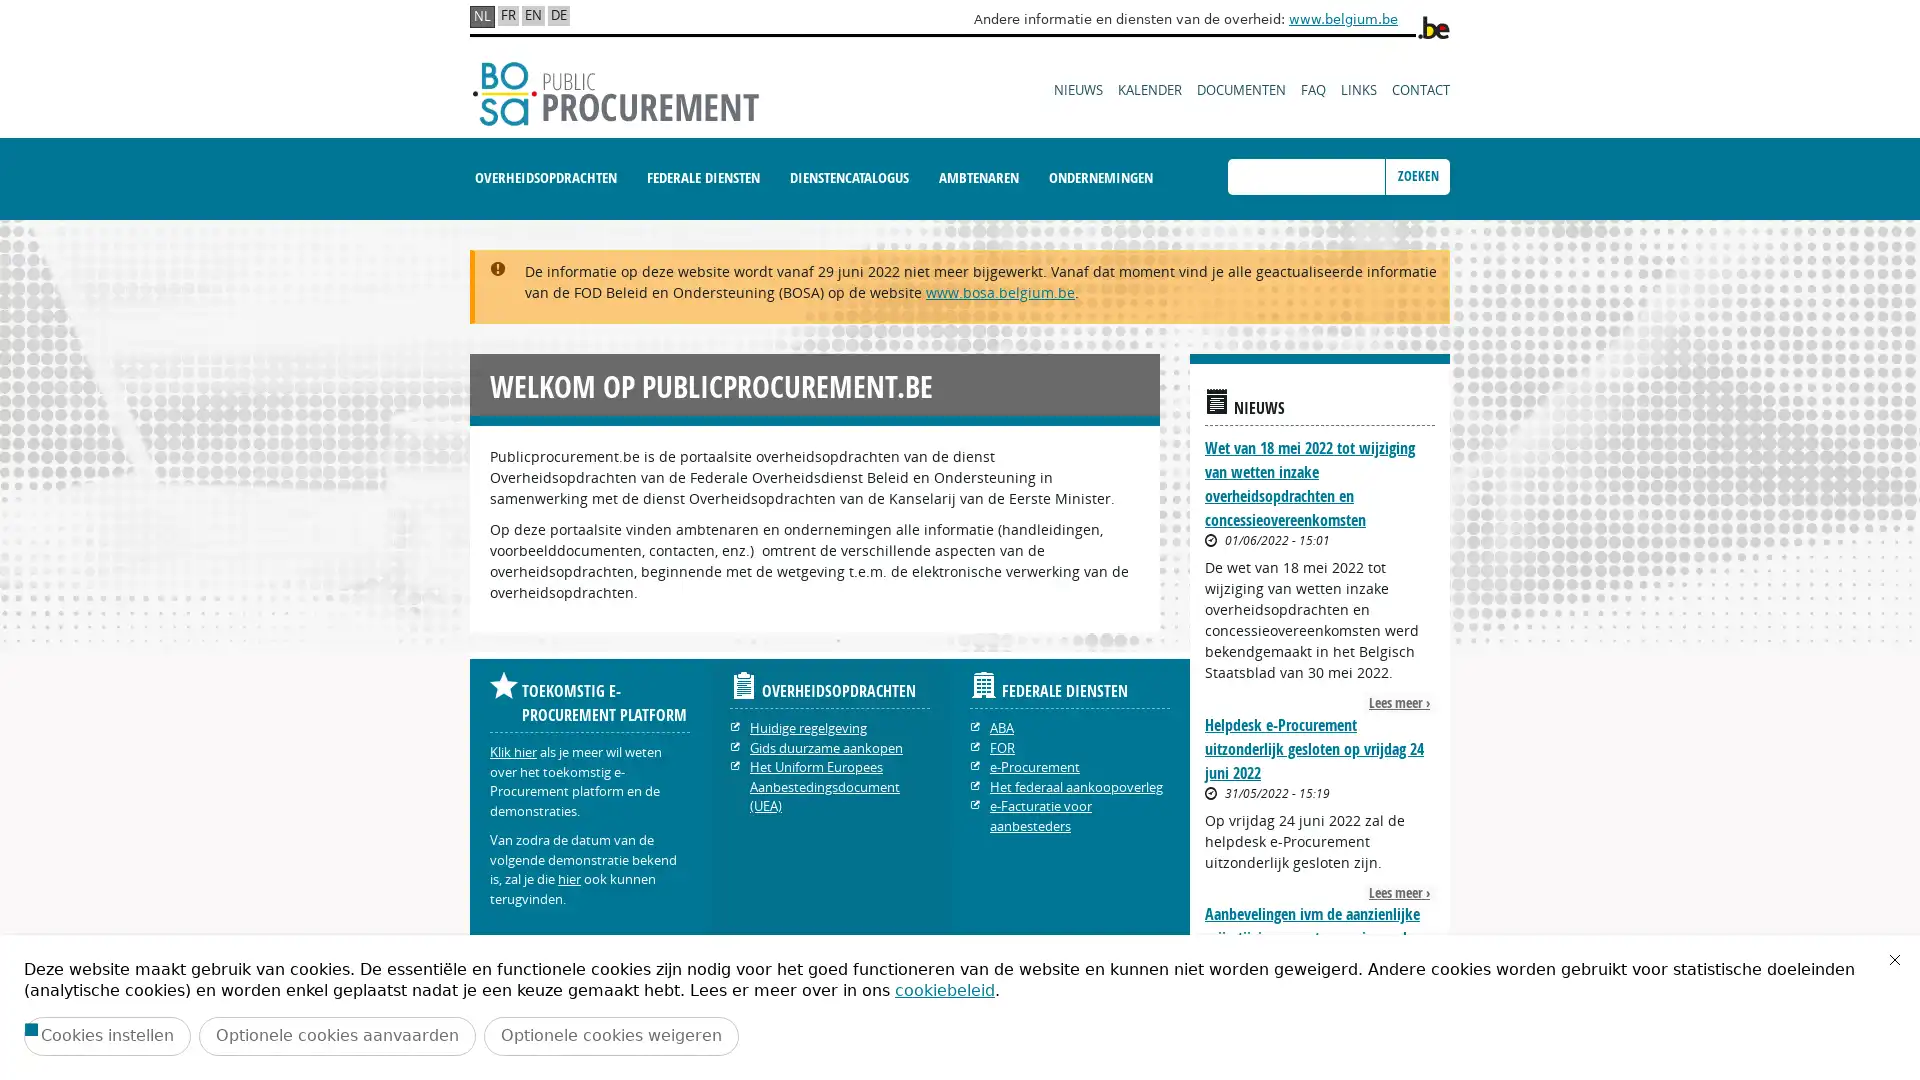  What do you see at coordinates (610, 1035) in the screenshot?
I see `Optionele cookies weigeren` at bounding box center [610, 1035].